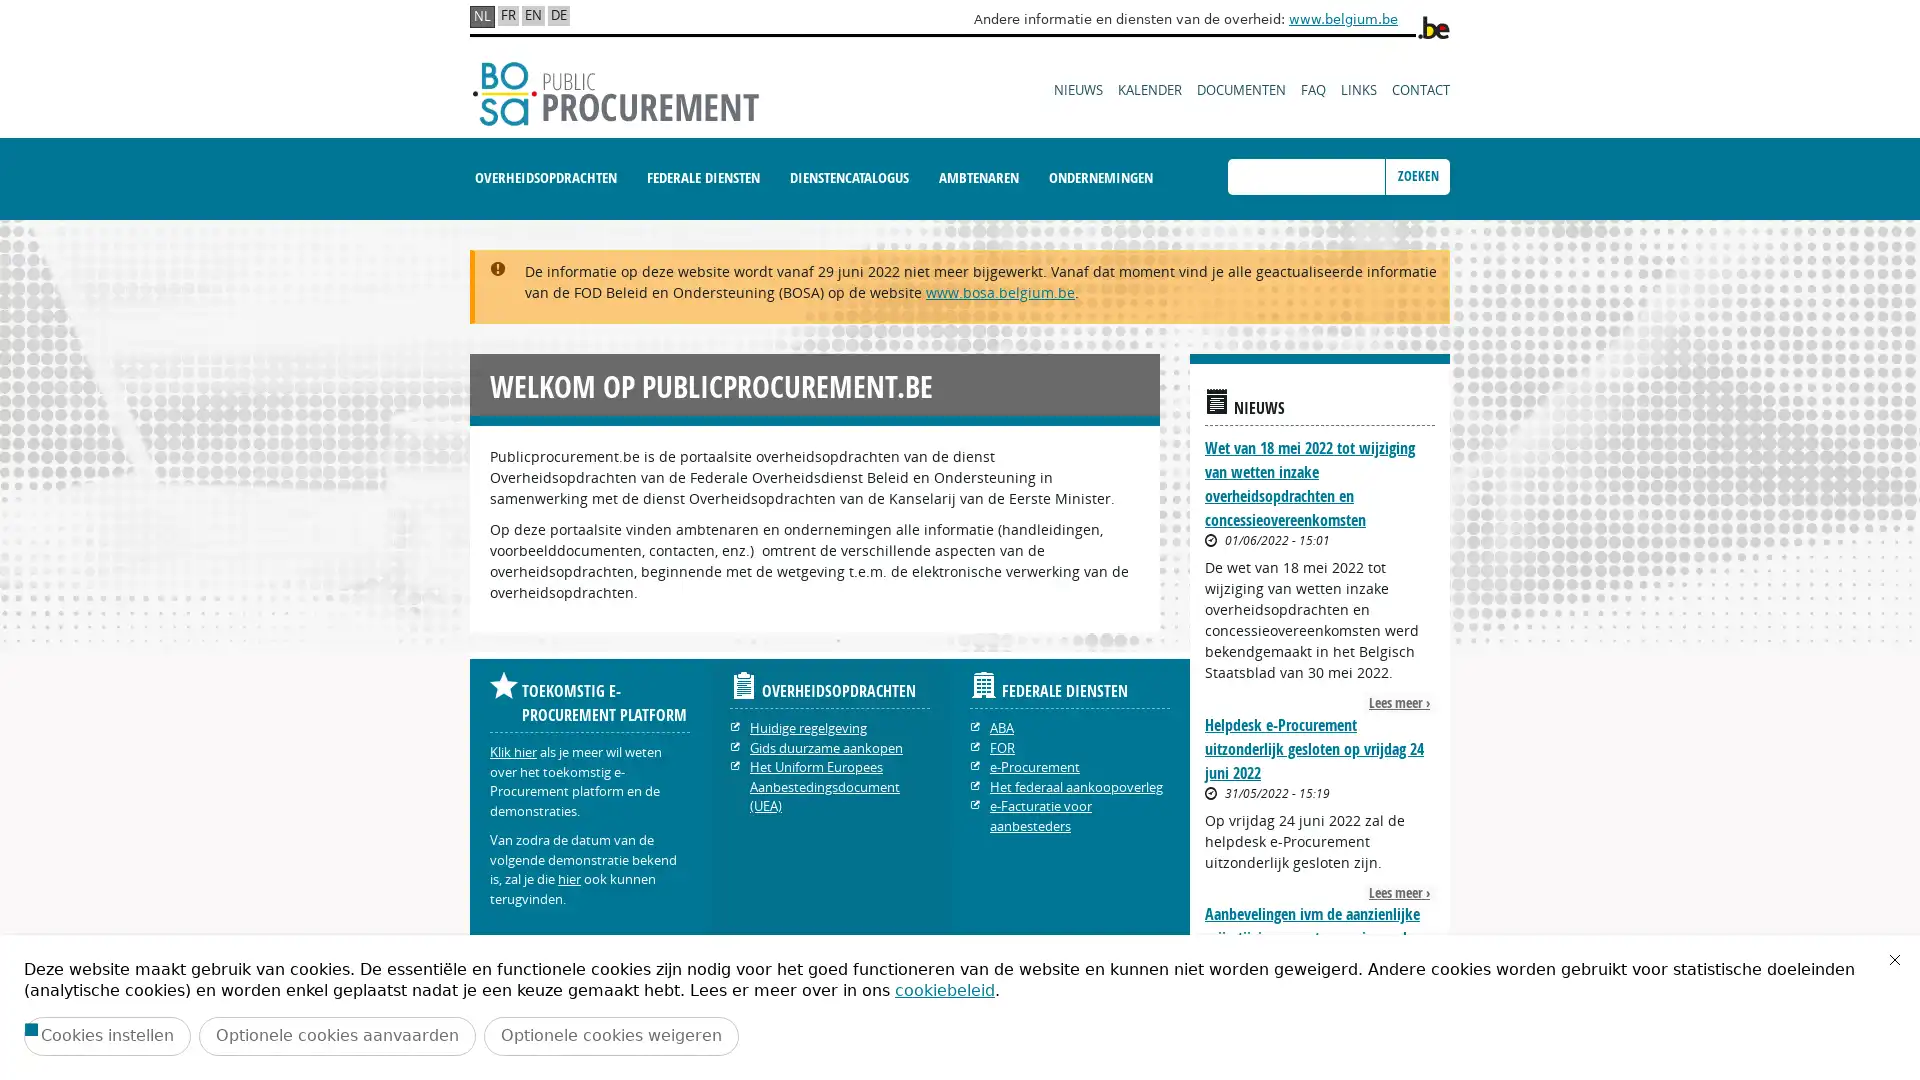  What do you see at coordinates (610, 1035) in the screenshot?
I see `Optionele cookies weigeren` at bounding box center [610, 1035].